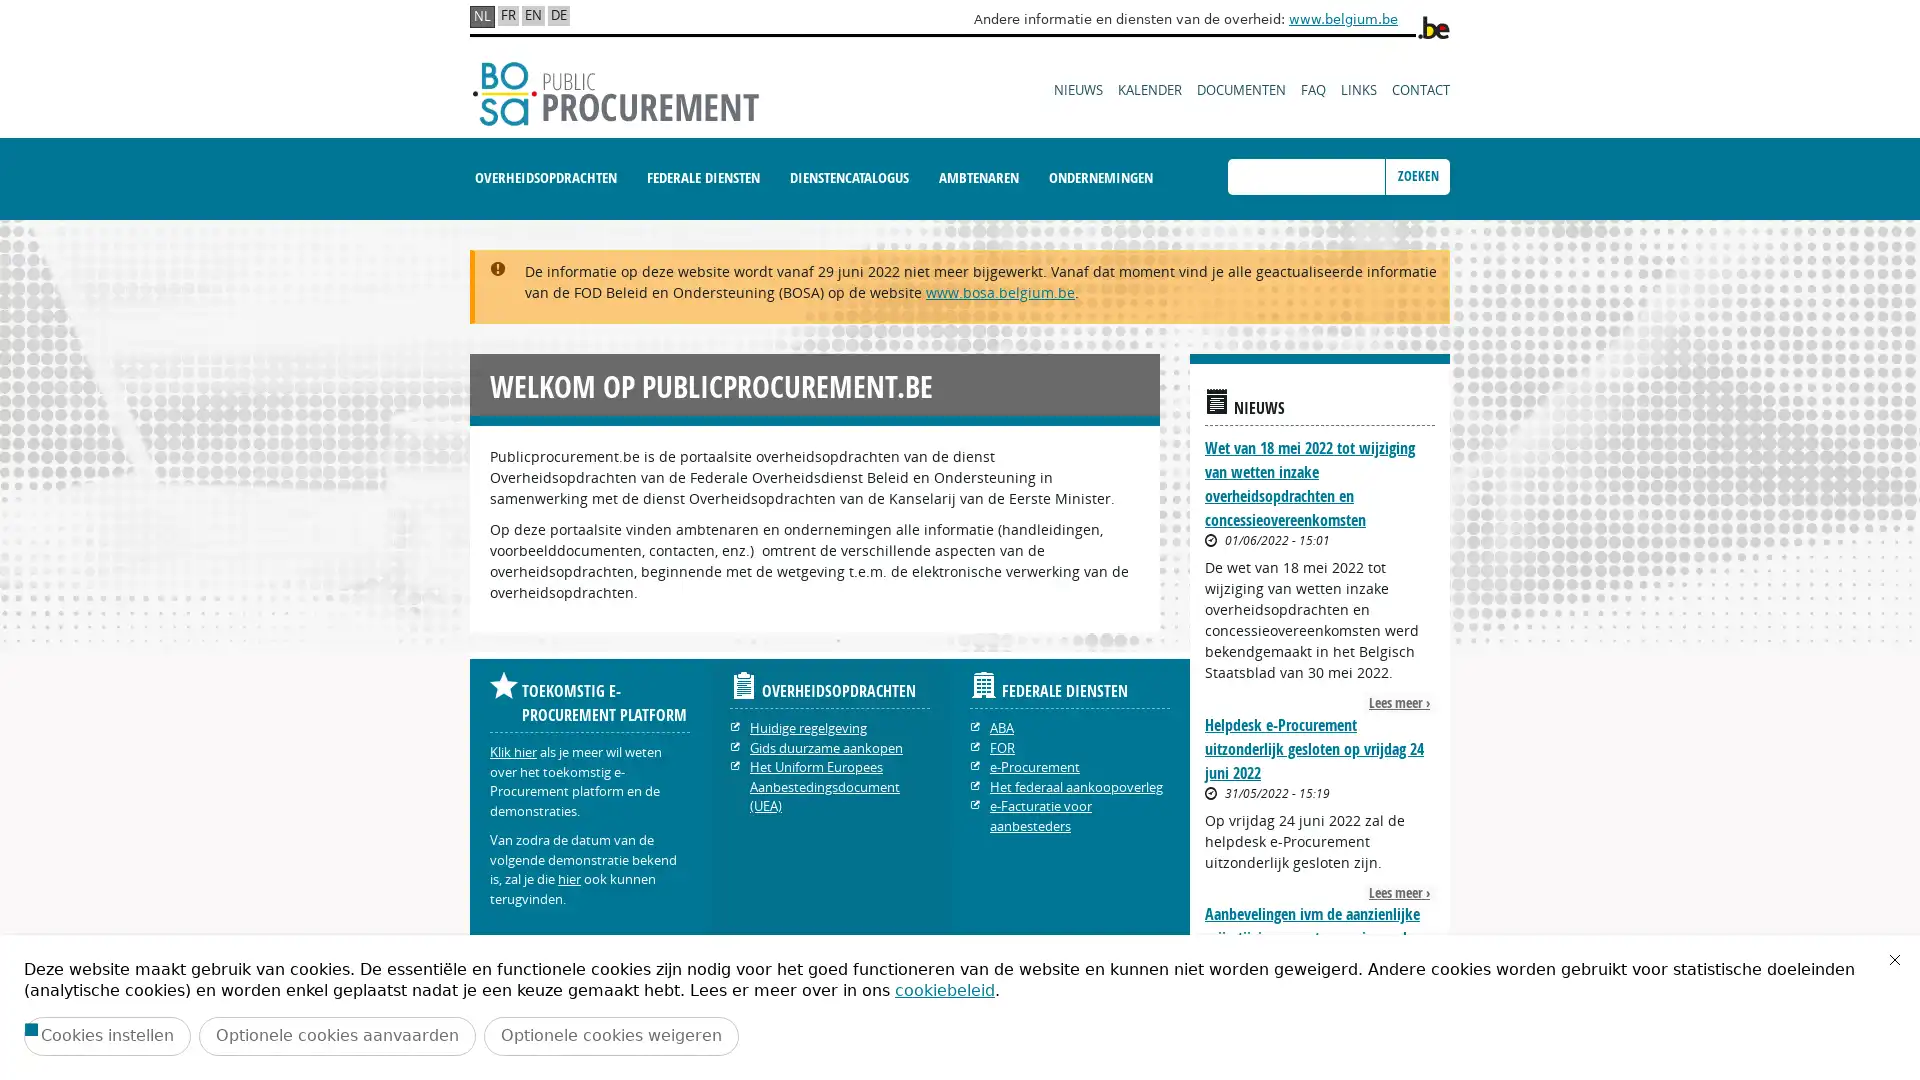  What do you see at coordinates (610, 1035) in the screenshot?
I see `Optionele cookies weigeren` at bounding box center [610, 1035].